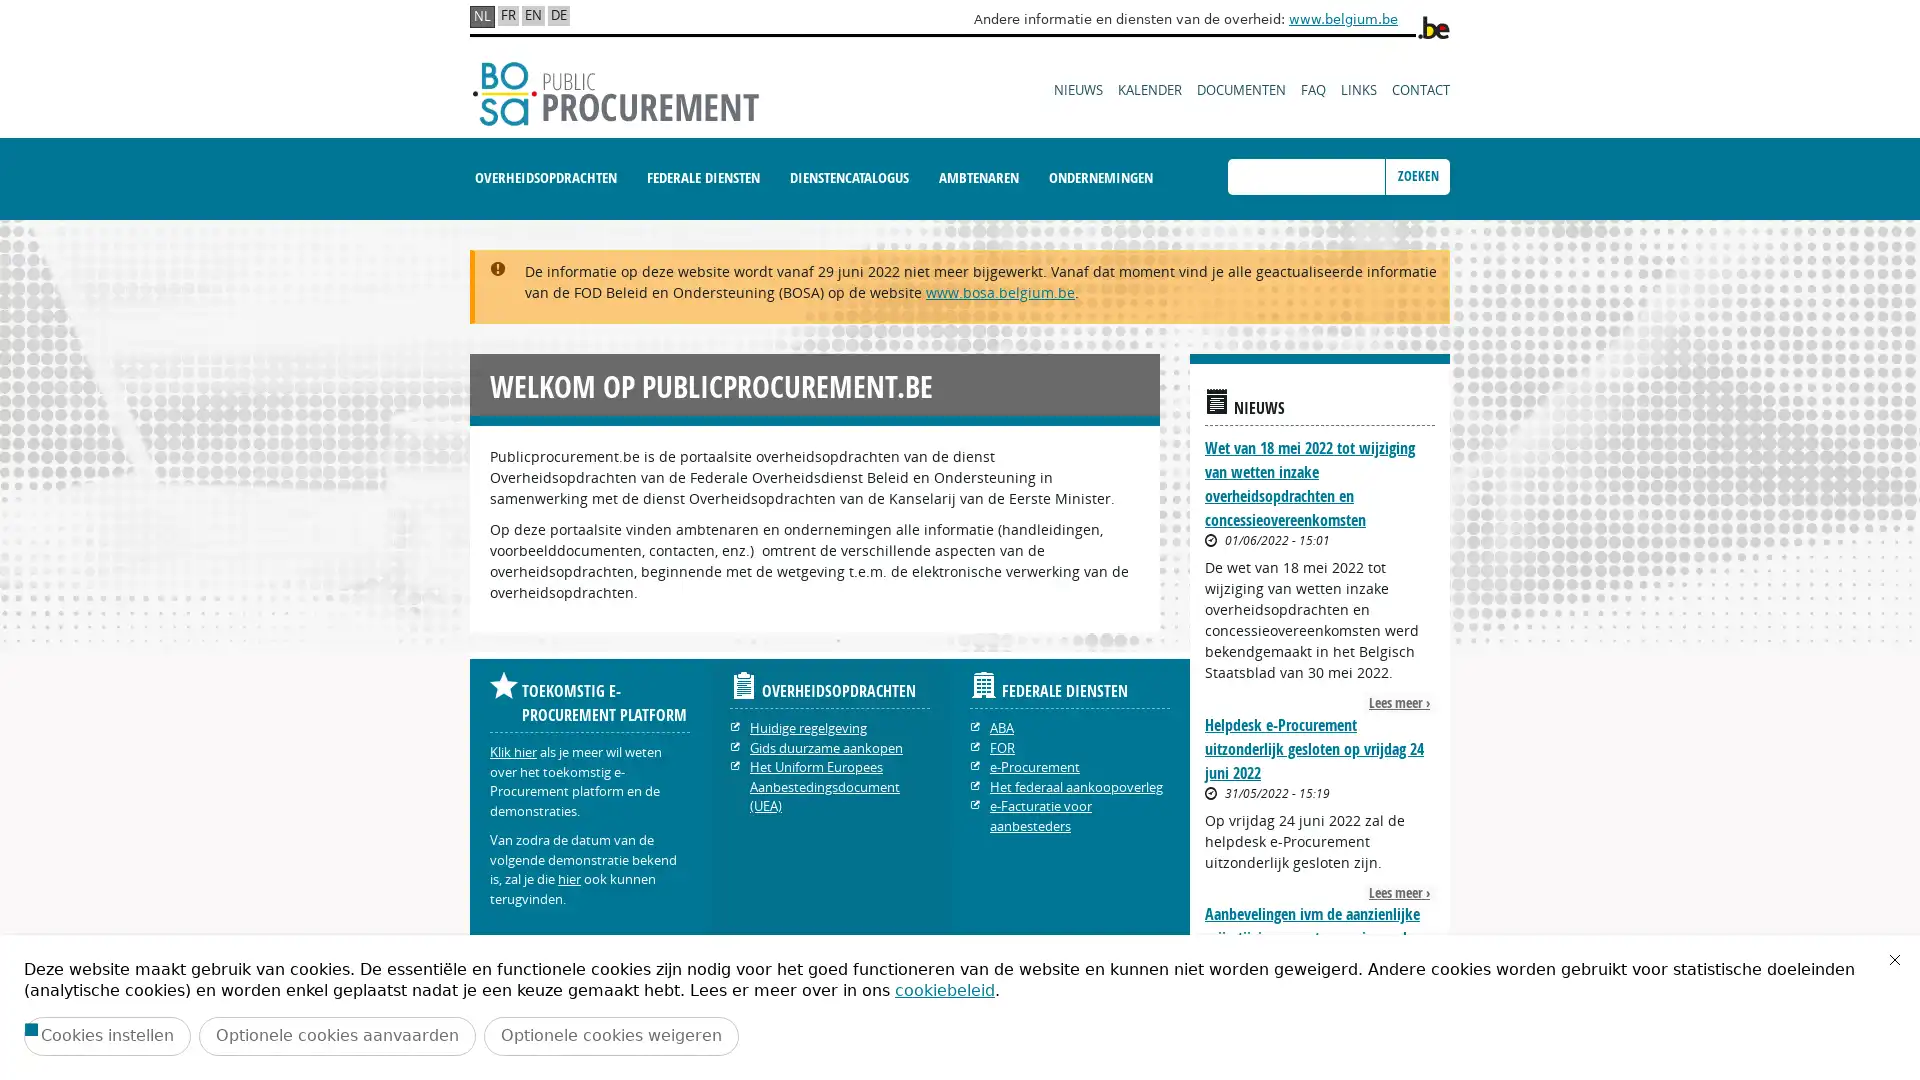  What do you see at coordinates (610, 1035) in the screenshot?
I see `Optionele cookies weigeren` at bounding box center [610, 1035].